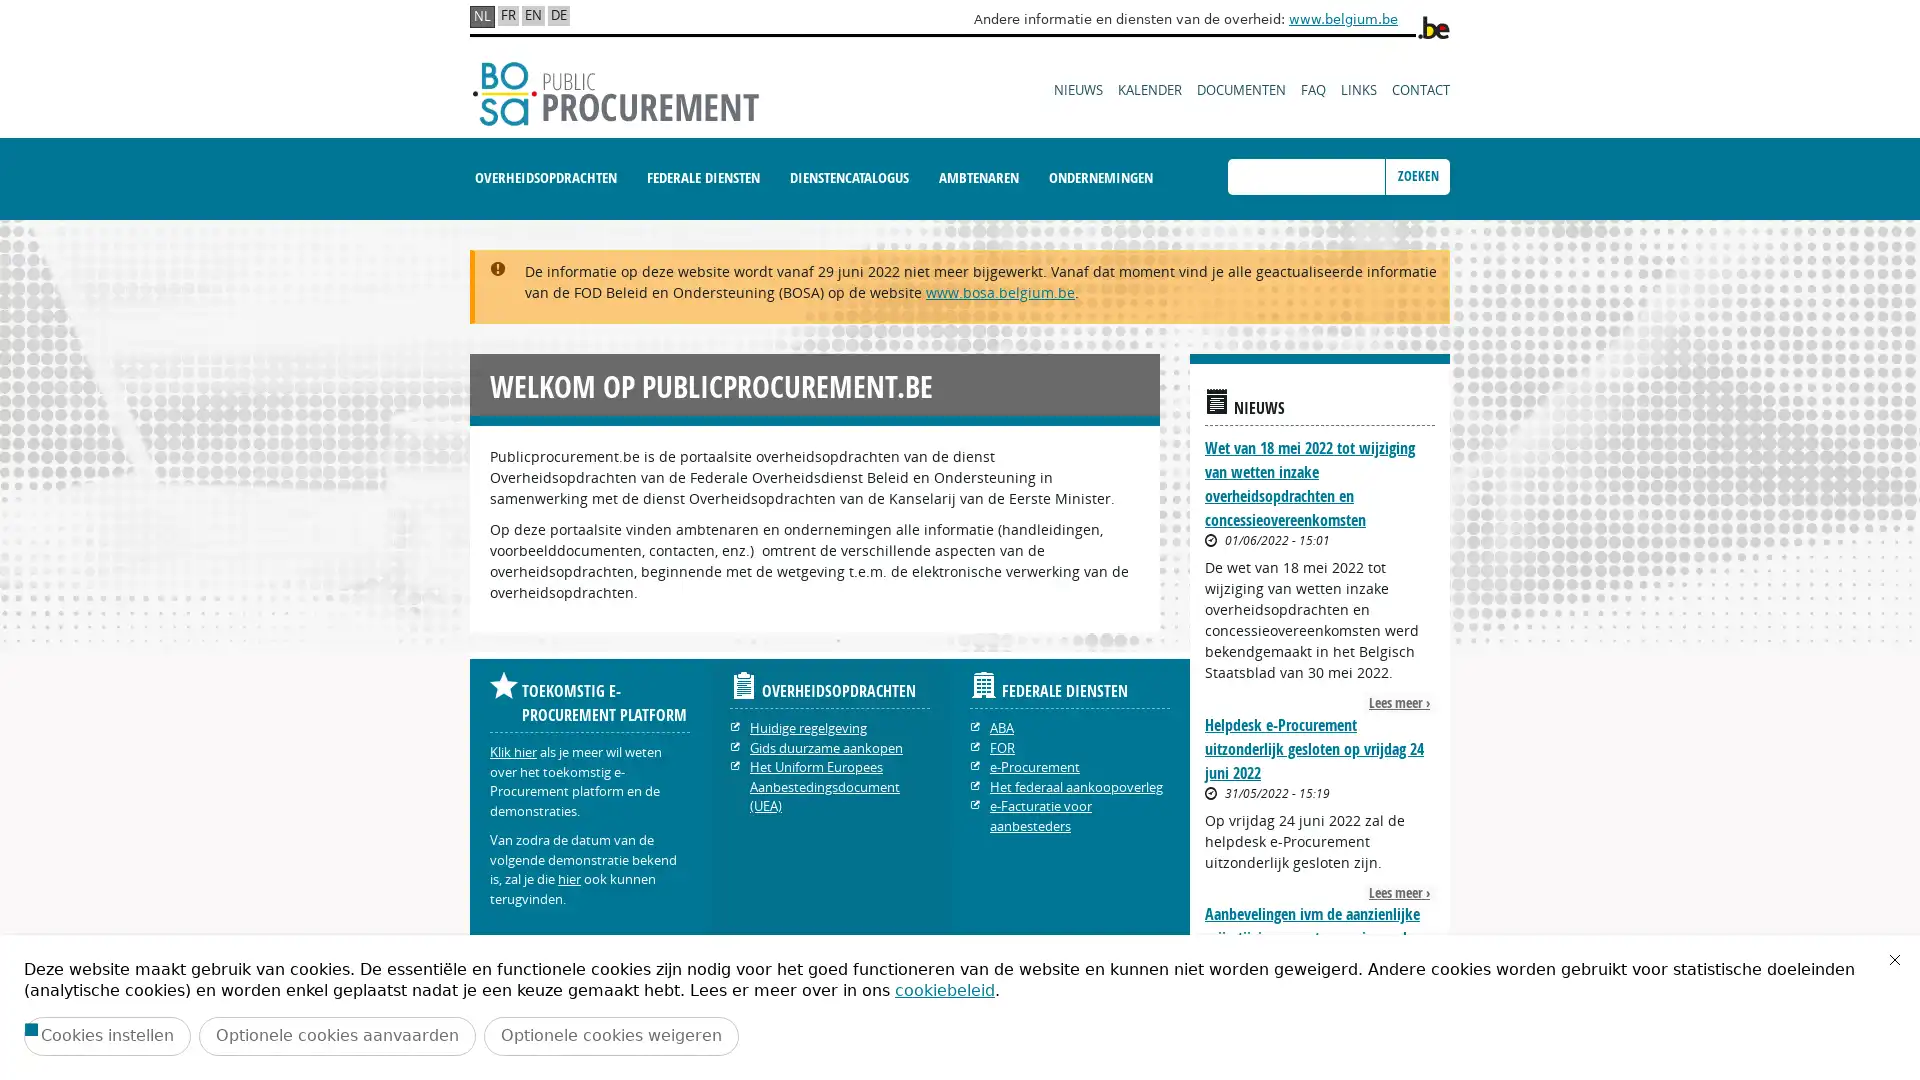  What do you see at coordinates (610, 1035) in the screenshot?
I see `Optionele cookies weigeren` at bounding box center [610, 1035].